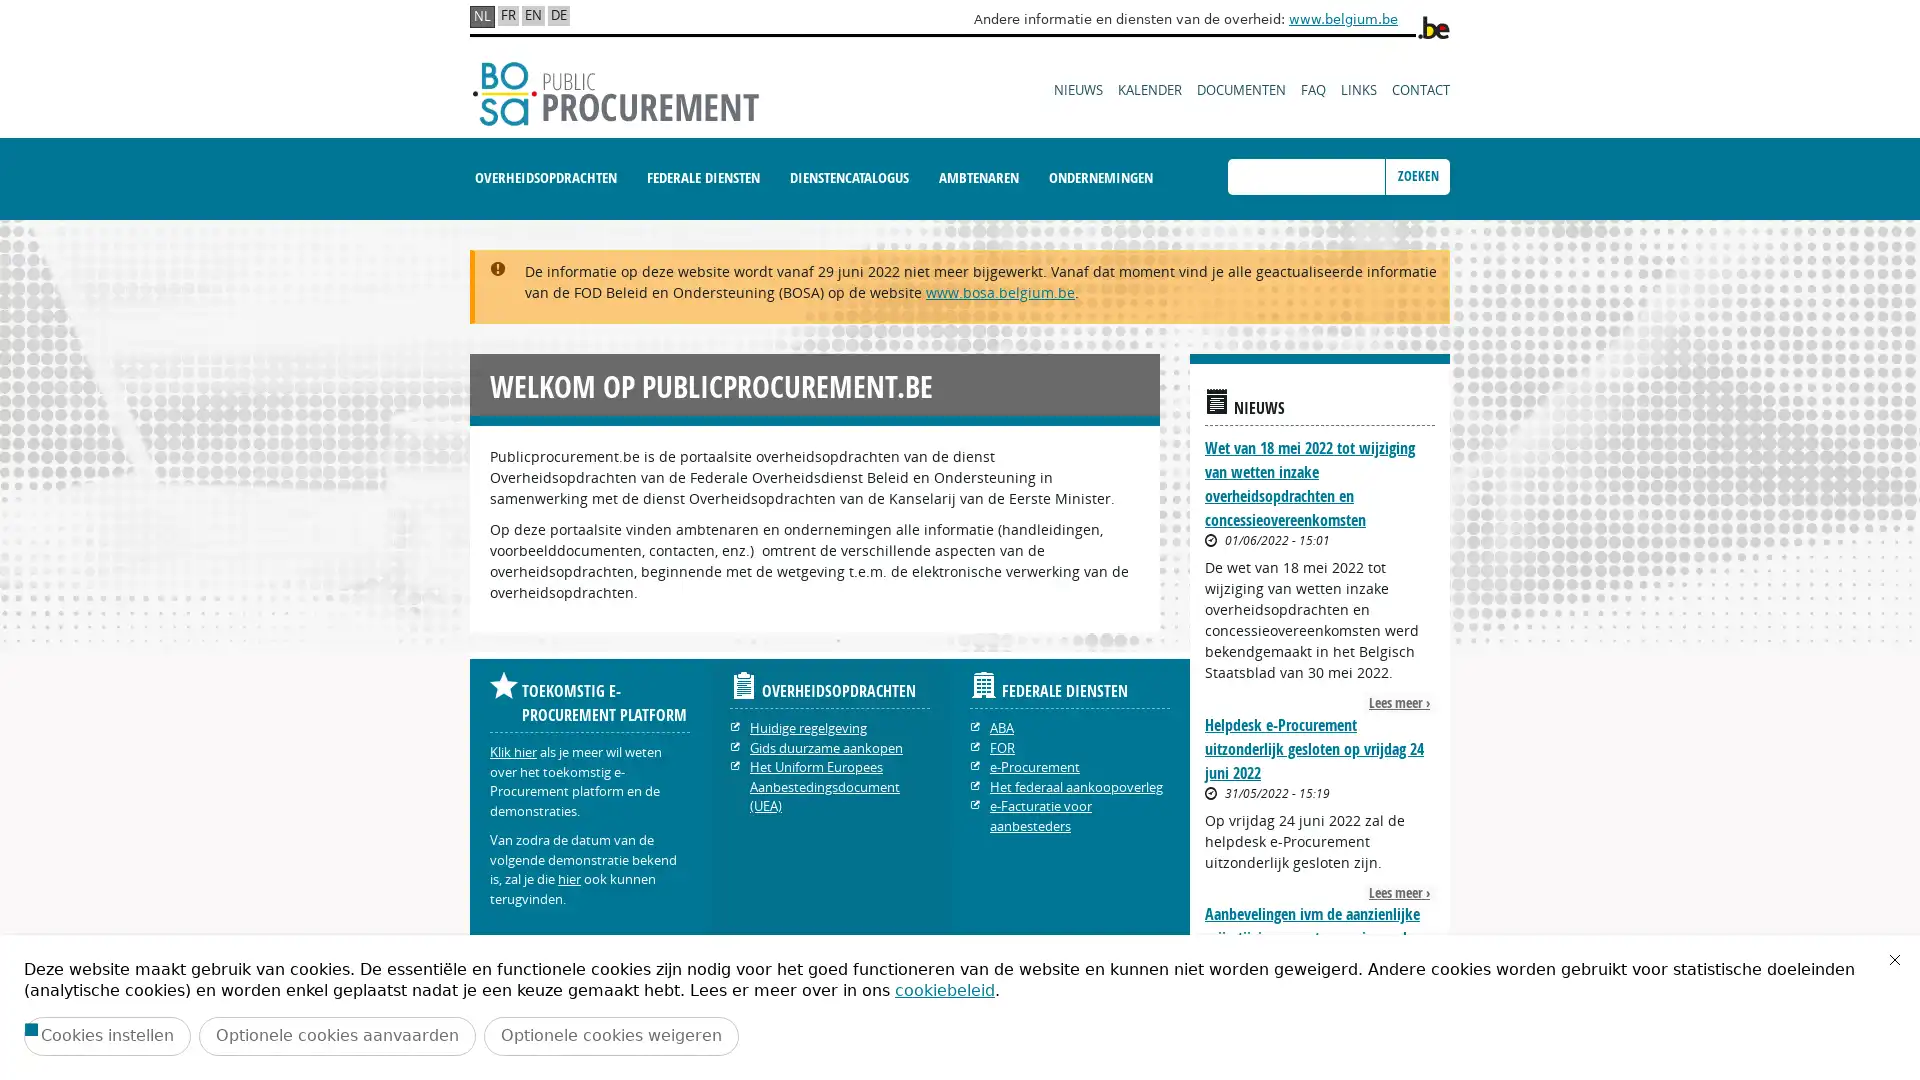  What do you see at coordinates (610, 1035) in the screenshot?
I see `Optionele cookies weigeren` at bounding box center [610, 1035].